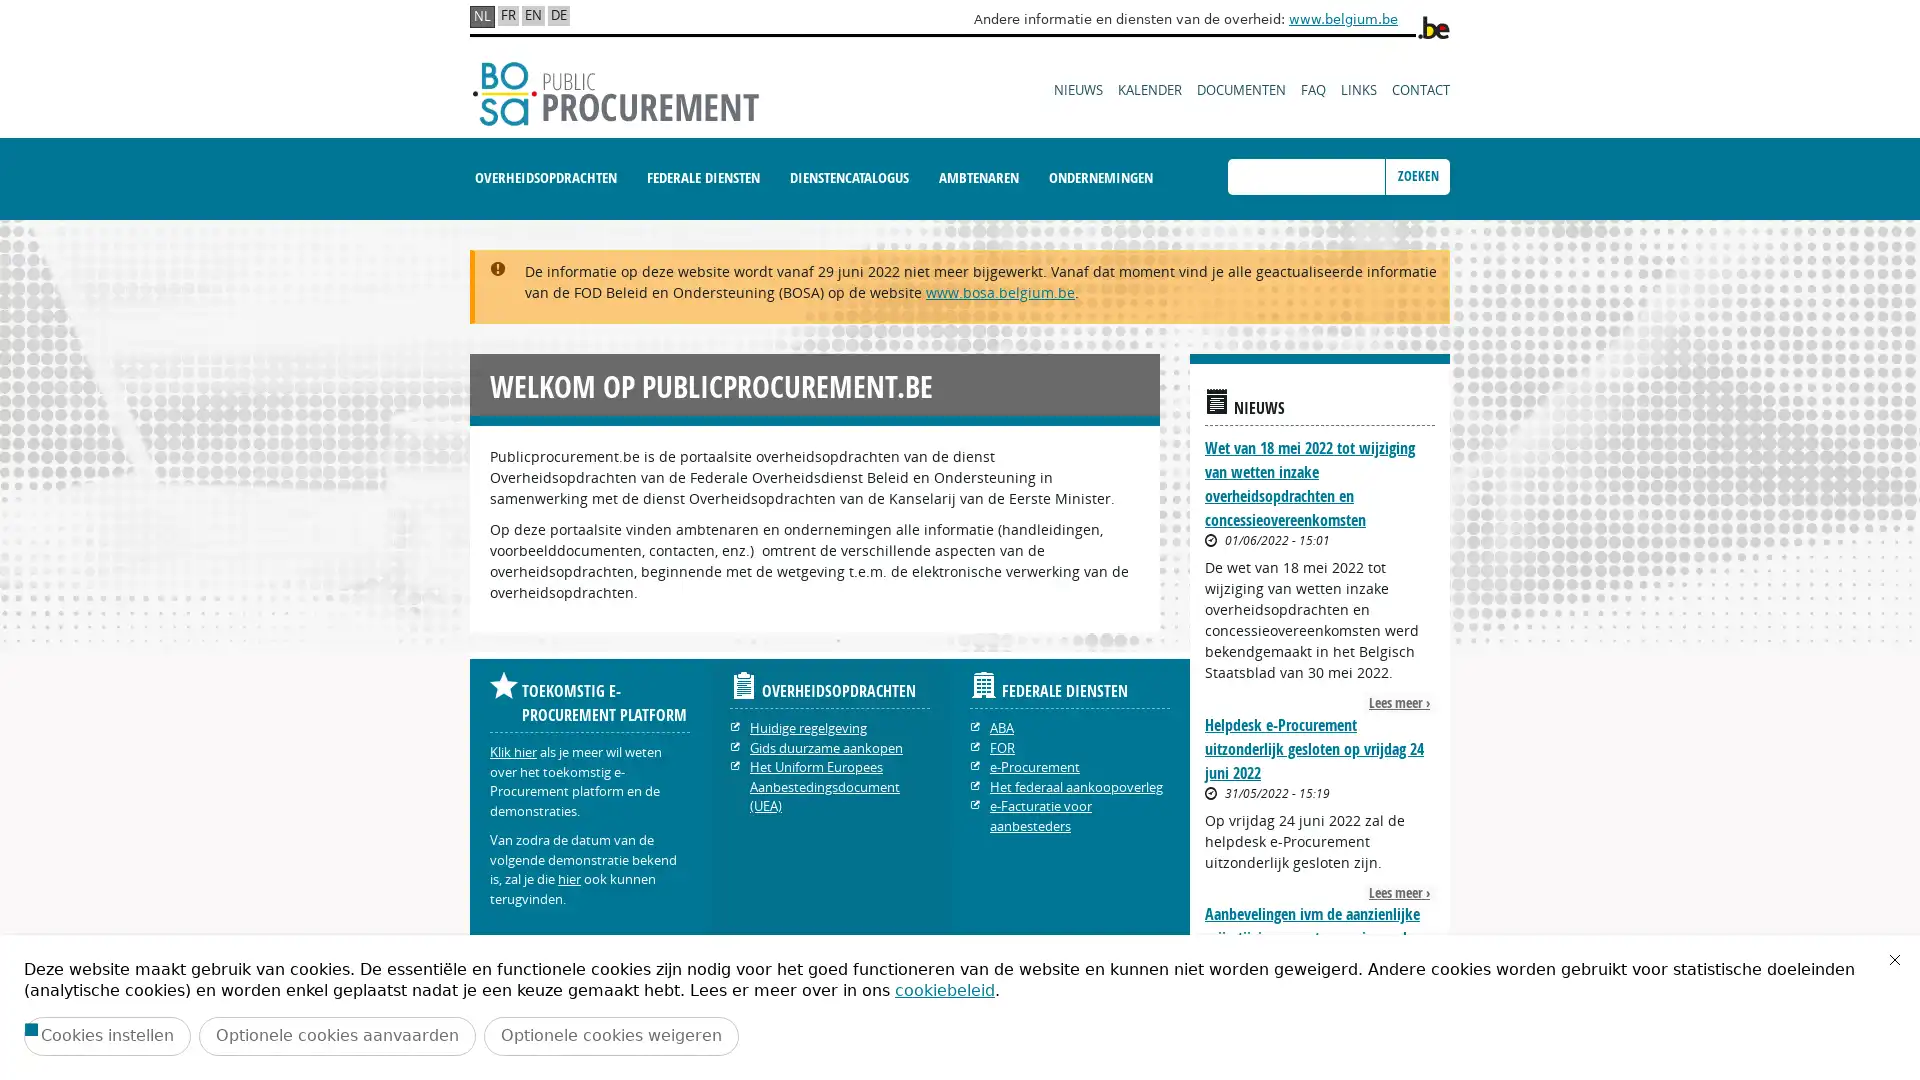  What do you see at coordinates (610, 1035) in the screenshot?
I see `Optionele cookies weigeren` at bounding box center [610, 1035].